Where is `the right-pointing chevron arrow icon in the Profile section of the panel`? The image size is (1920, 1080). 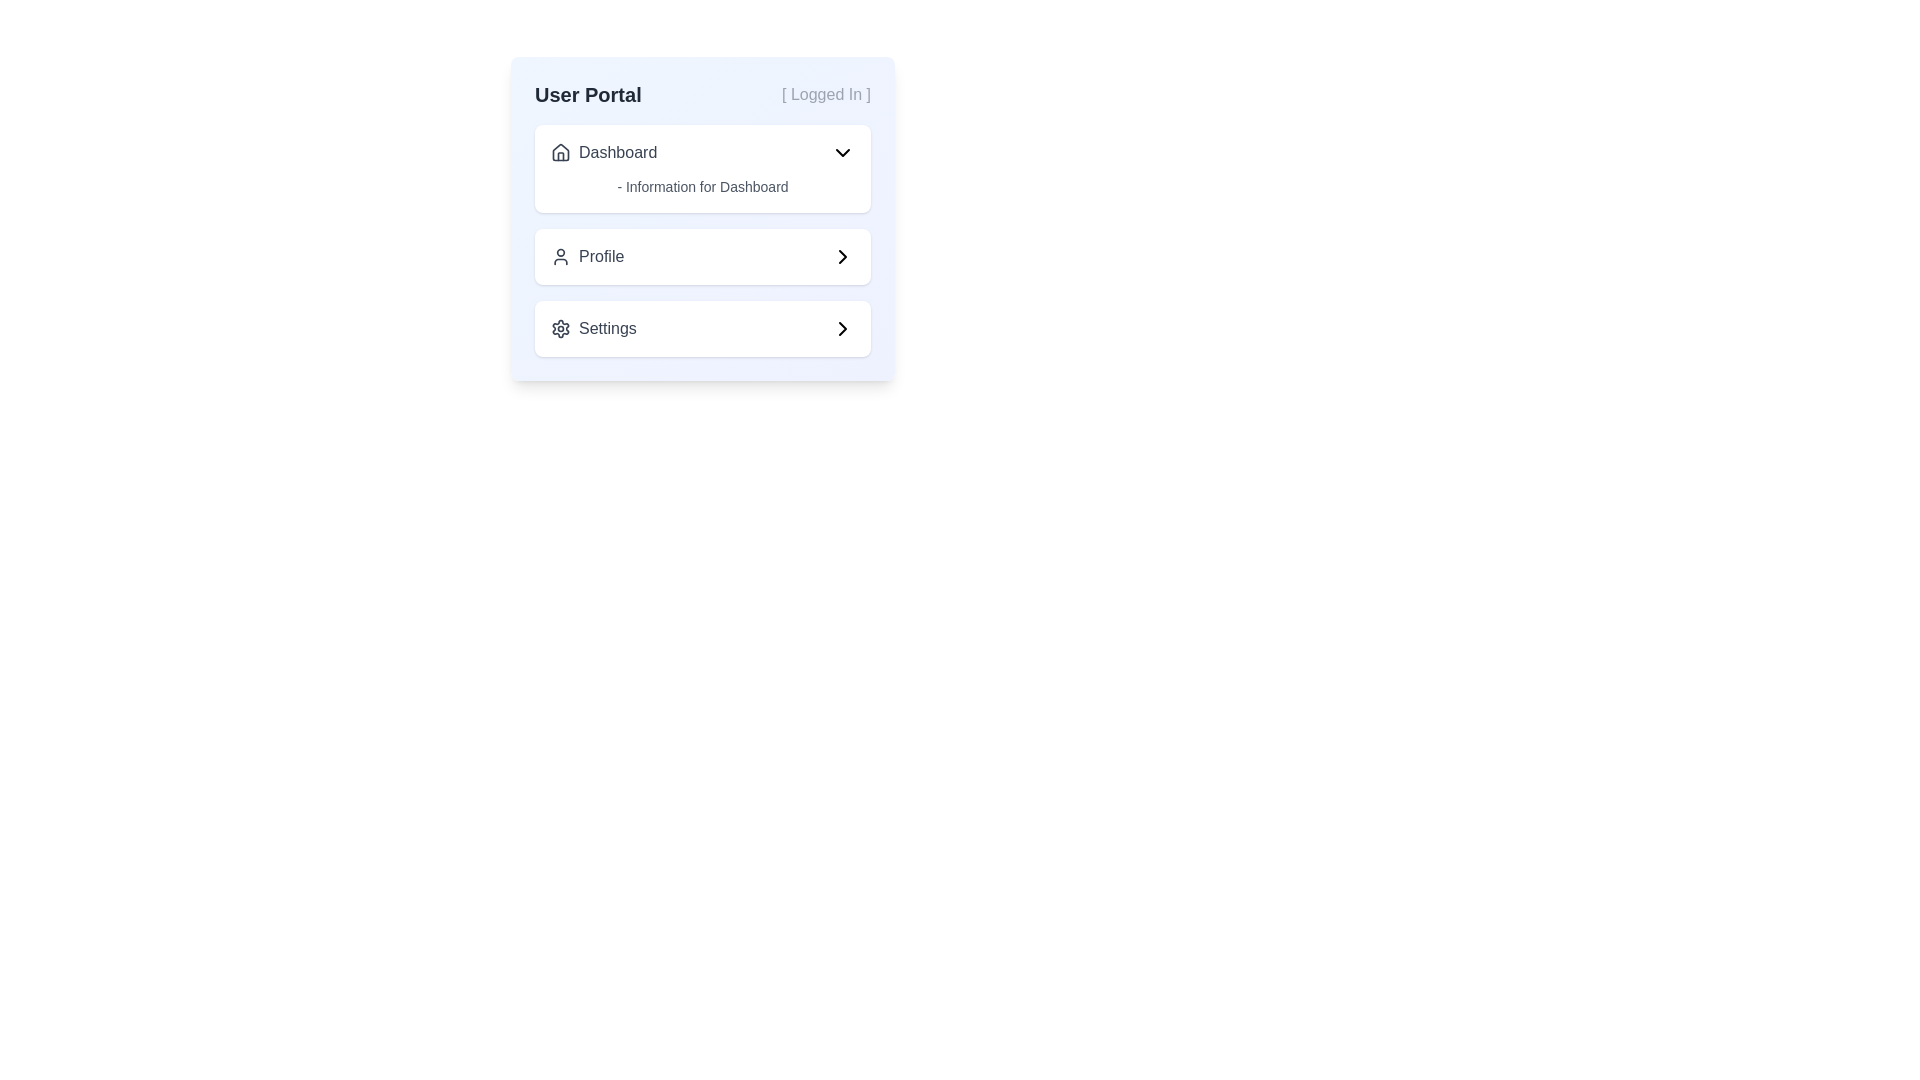
the right-pointing chevron arrow icon in the Profile section of the panel is located at coordinates (843, 256).